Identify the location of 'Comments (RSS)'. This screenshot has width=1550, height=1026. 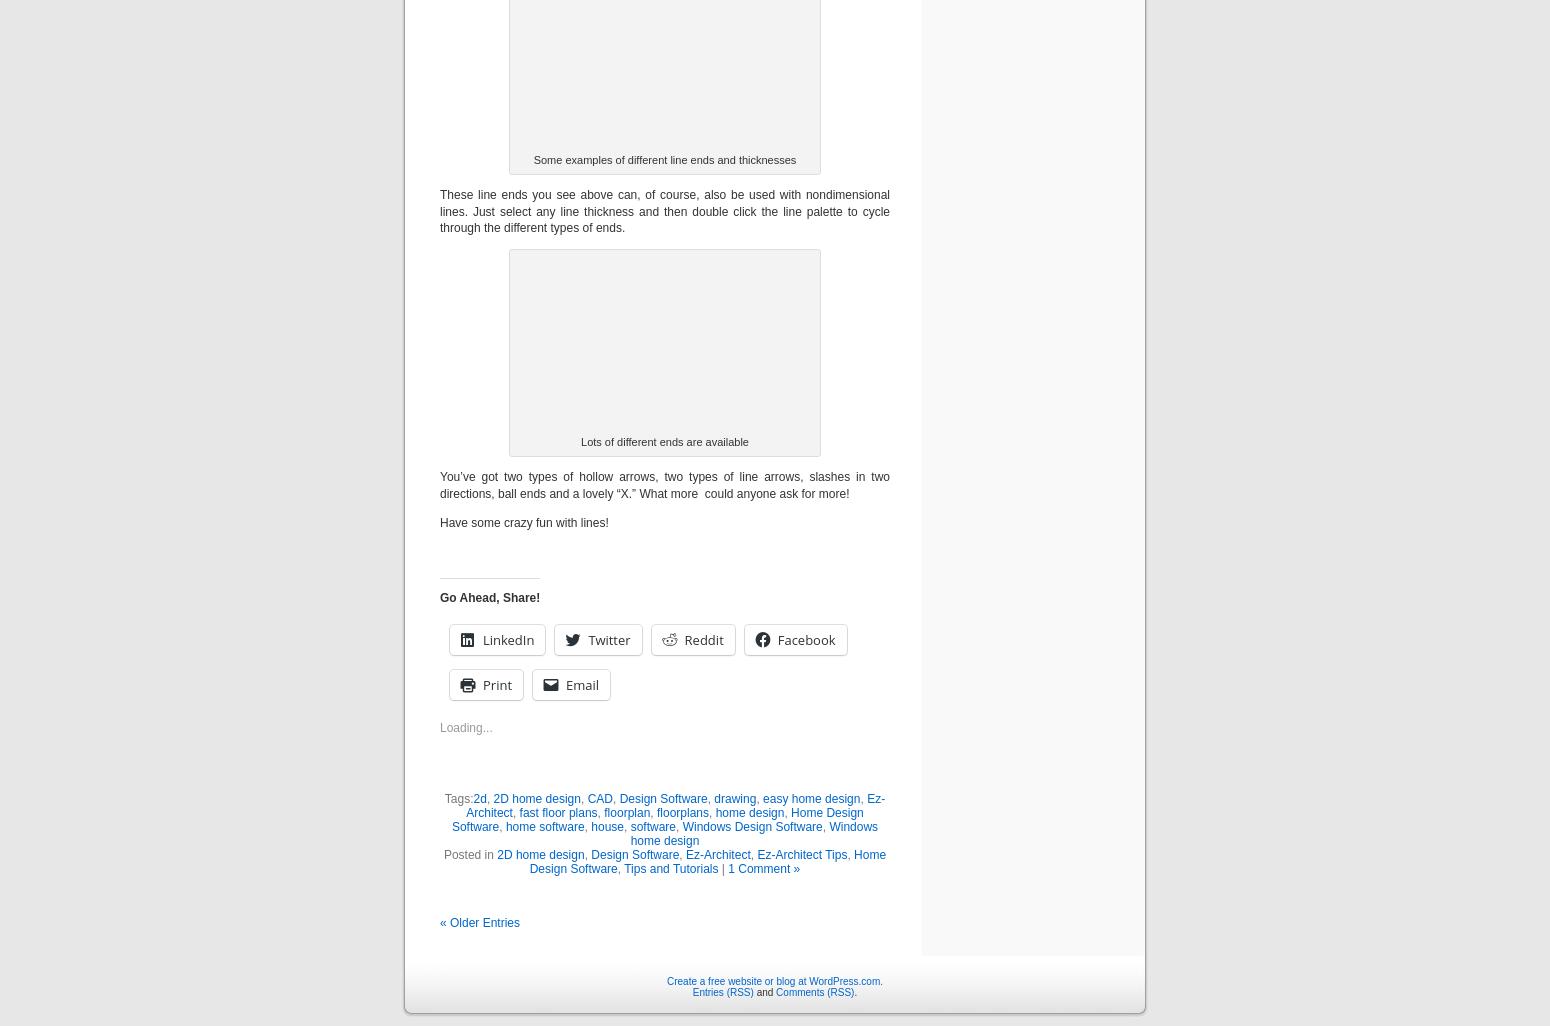
(813, 990).